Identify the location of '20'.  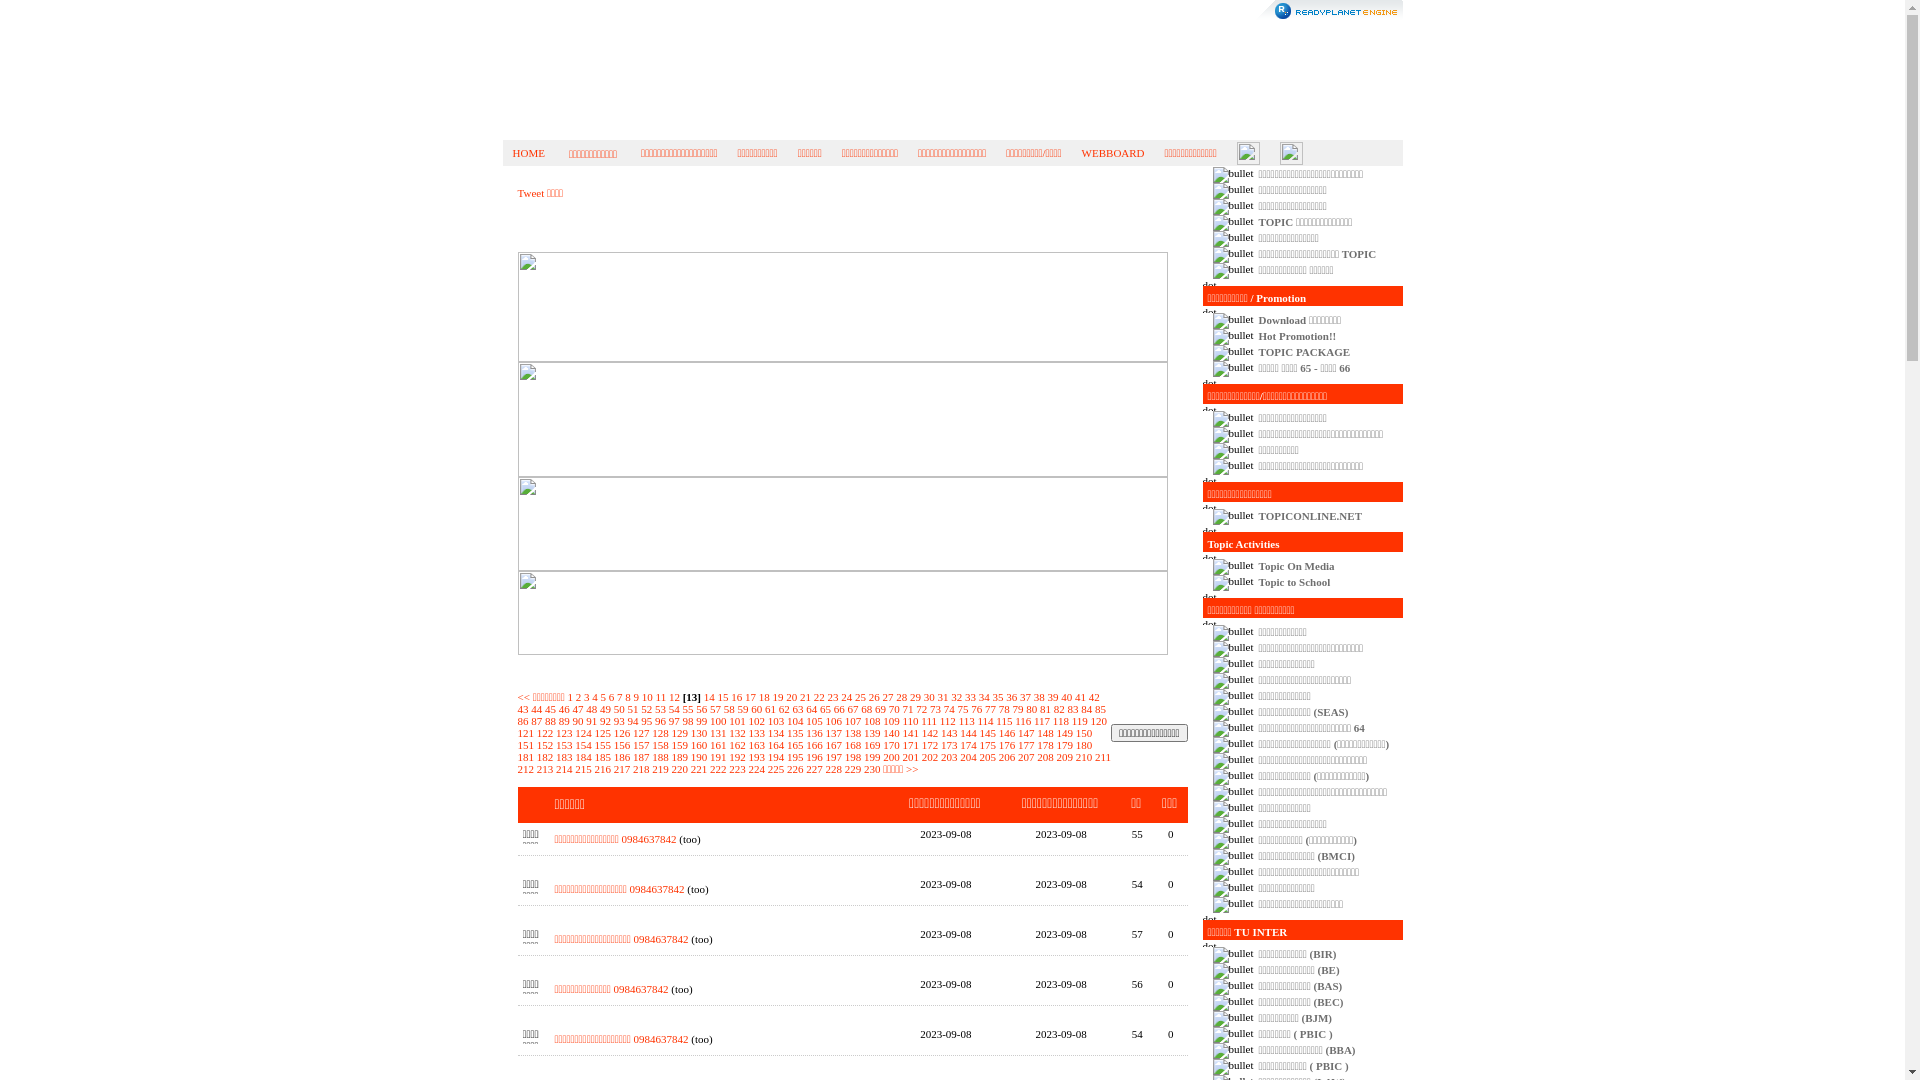
(790, 696).